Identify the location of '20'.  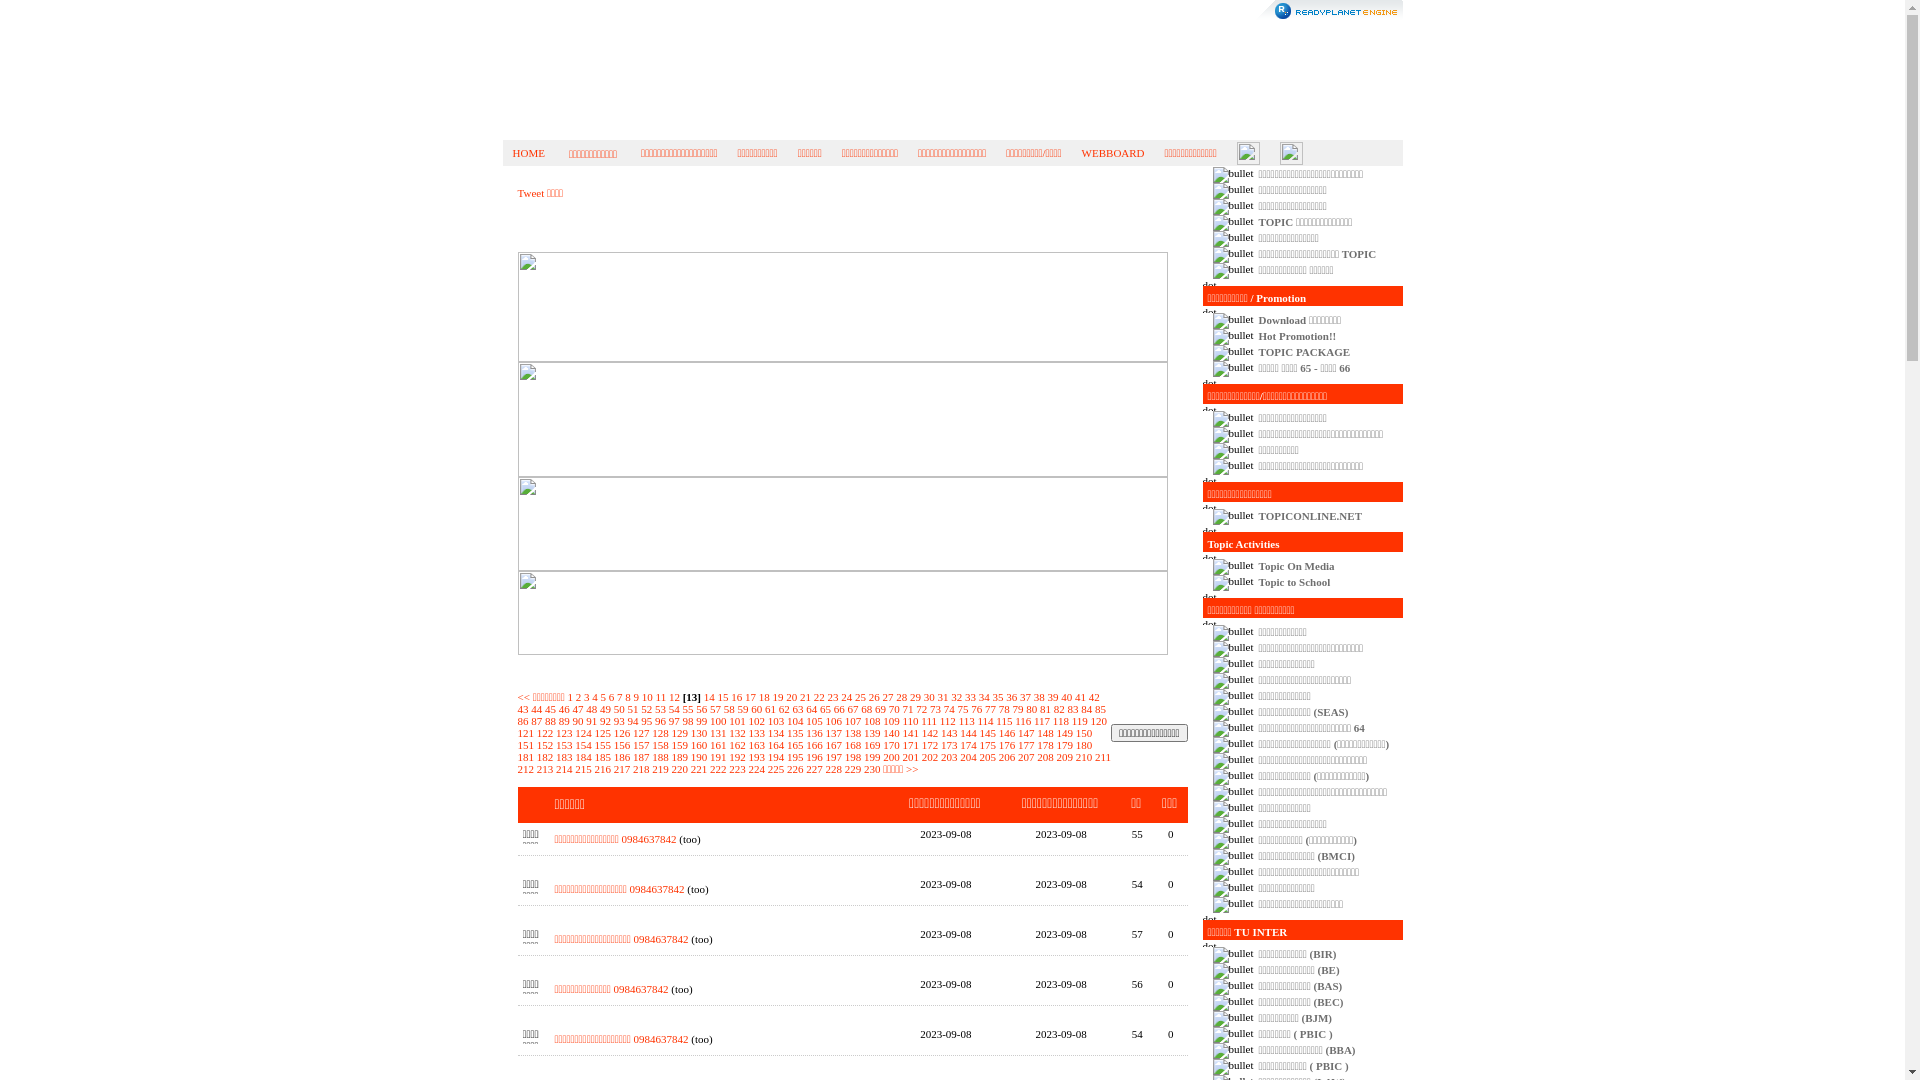
(790, 696).